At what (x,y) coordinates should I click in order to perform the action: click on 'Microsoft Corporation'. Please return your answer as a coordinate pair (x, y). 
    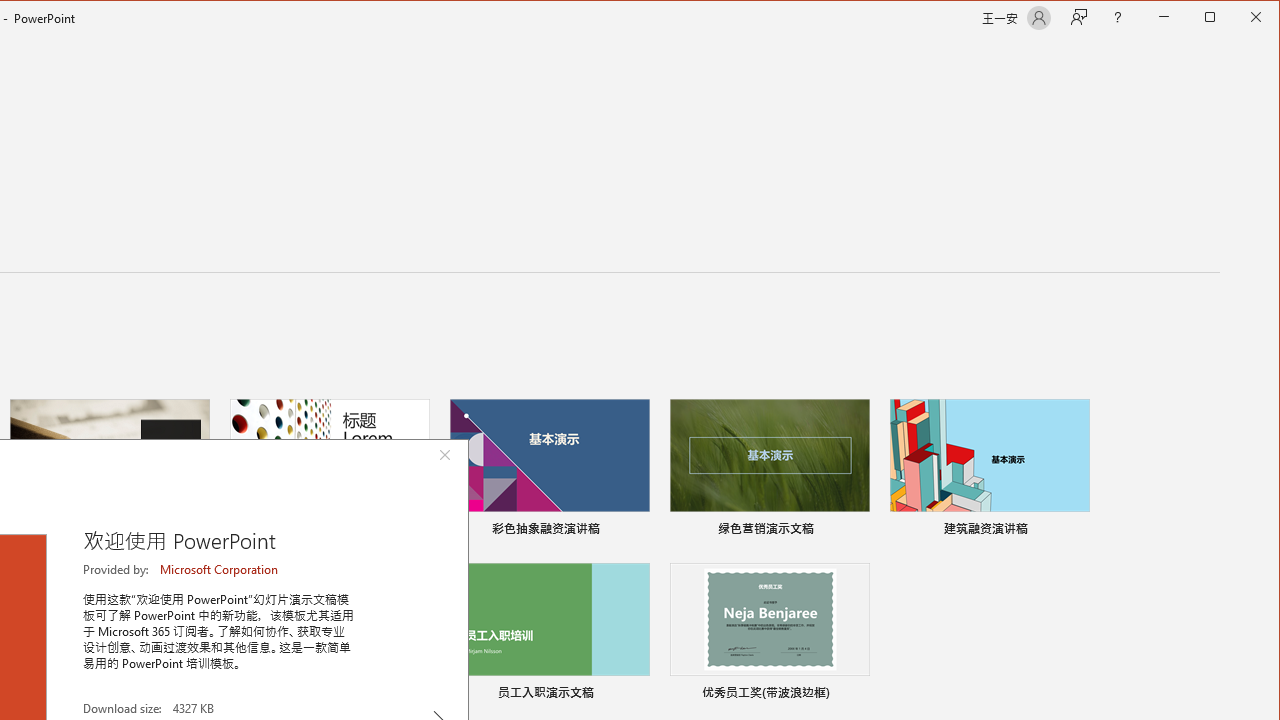
    Looking at the image, I should click on (220, 569).